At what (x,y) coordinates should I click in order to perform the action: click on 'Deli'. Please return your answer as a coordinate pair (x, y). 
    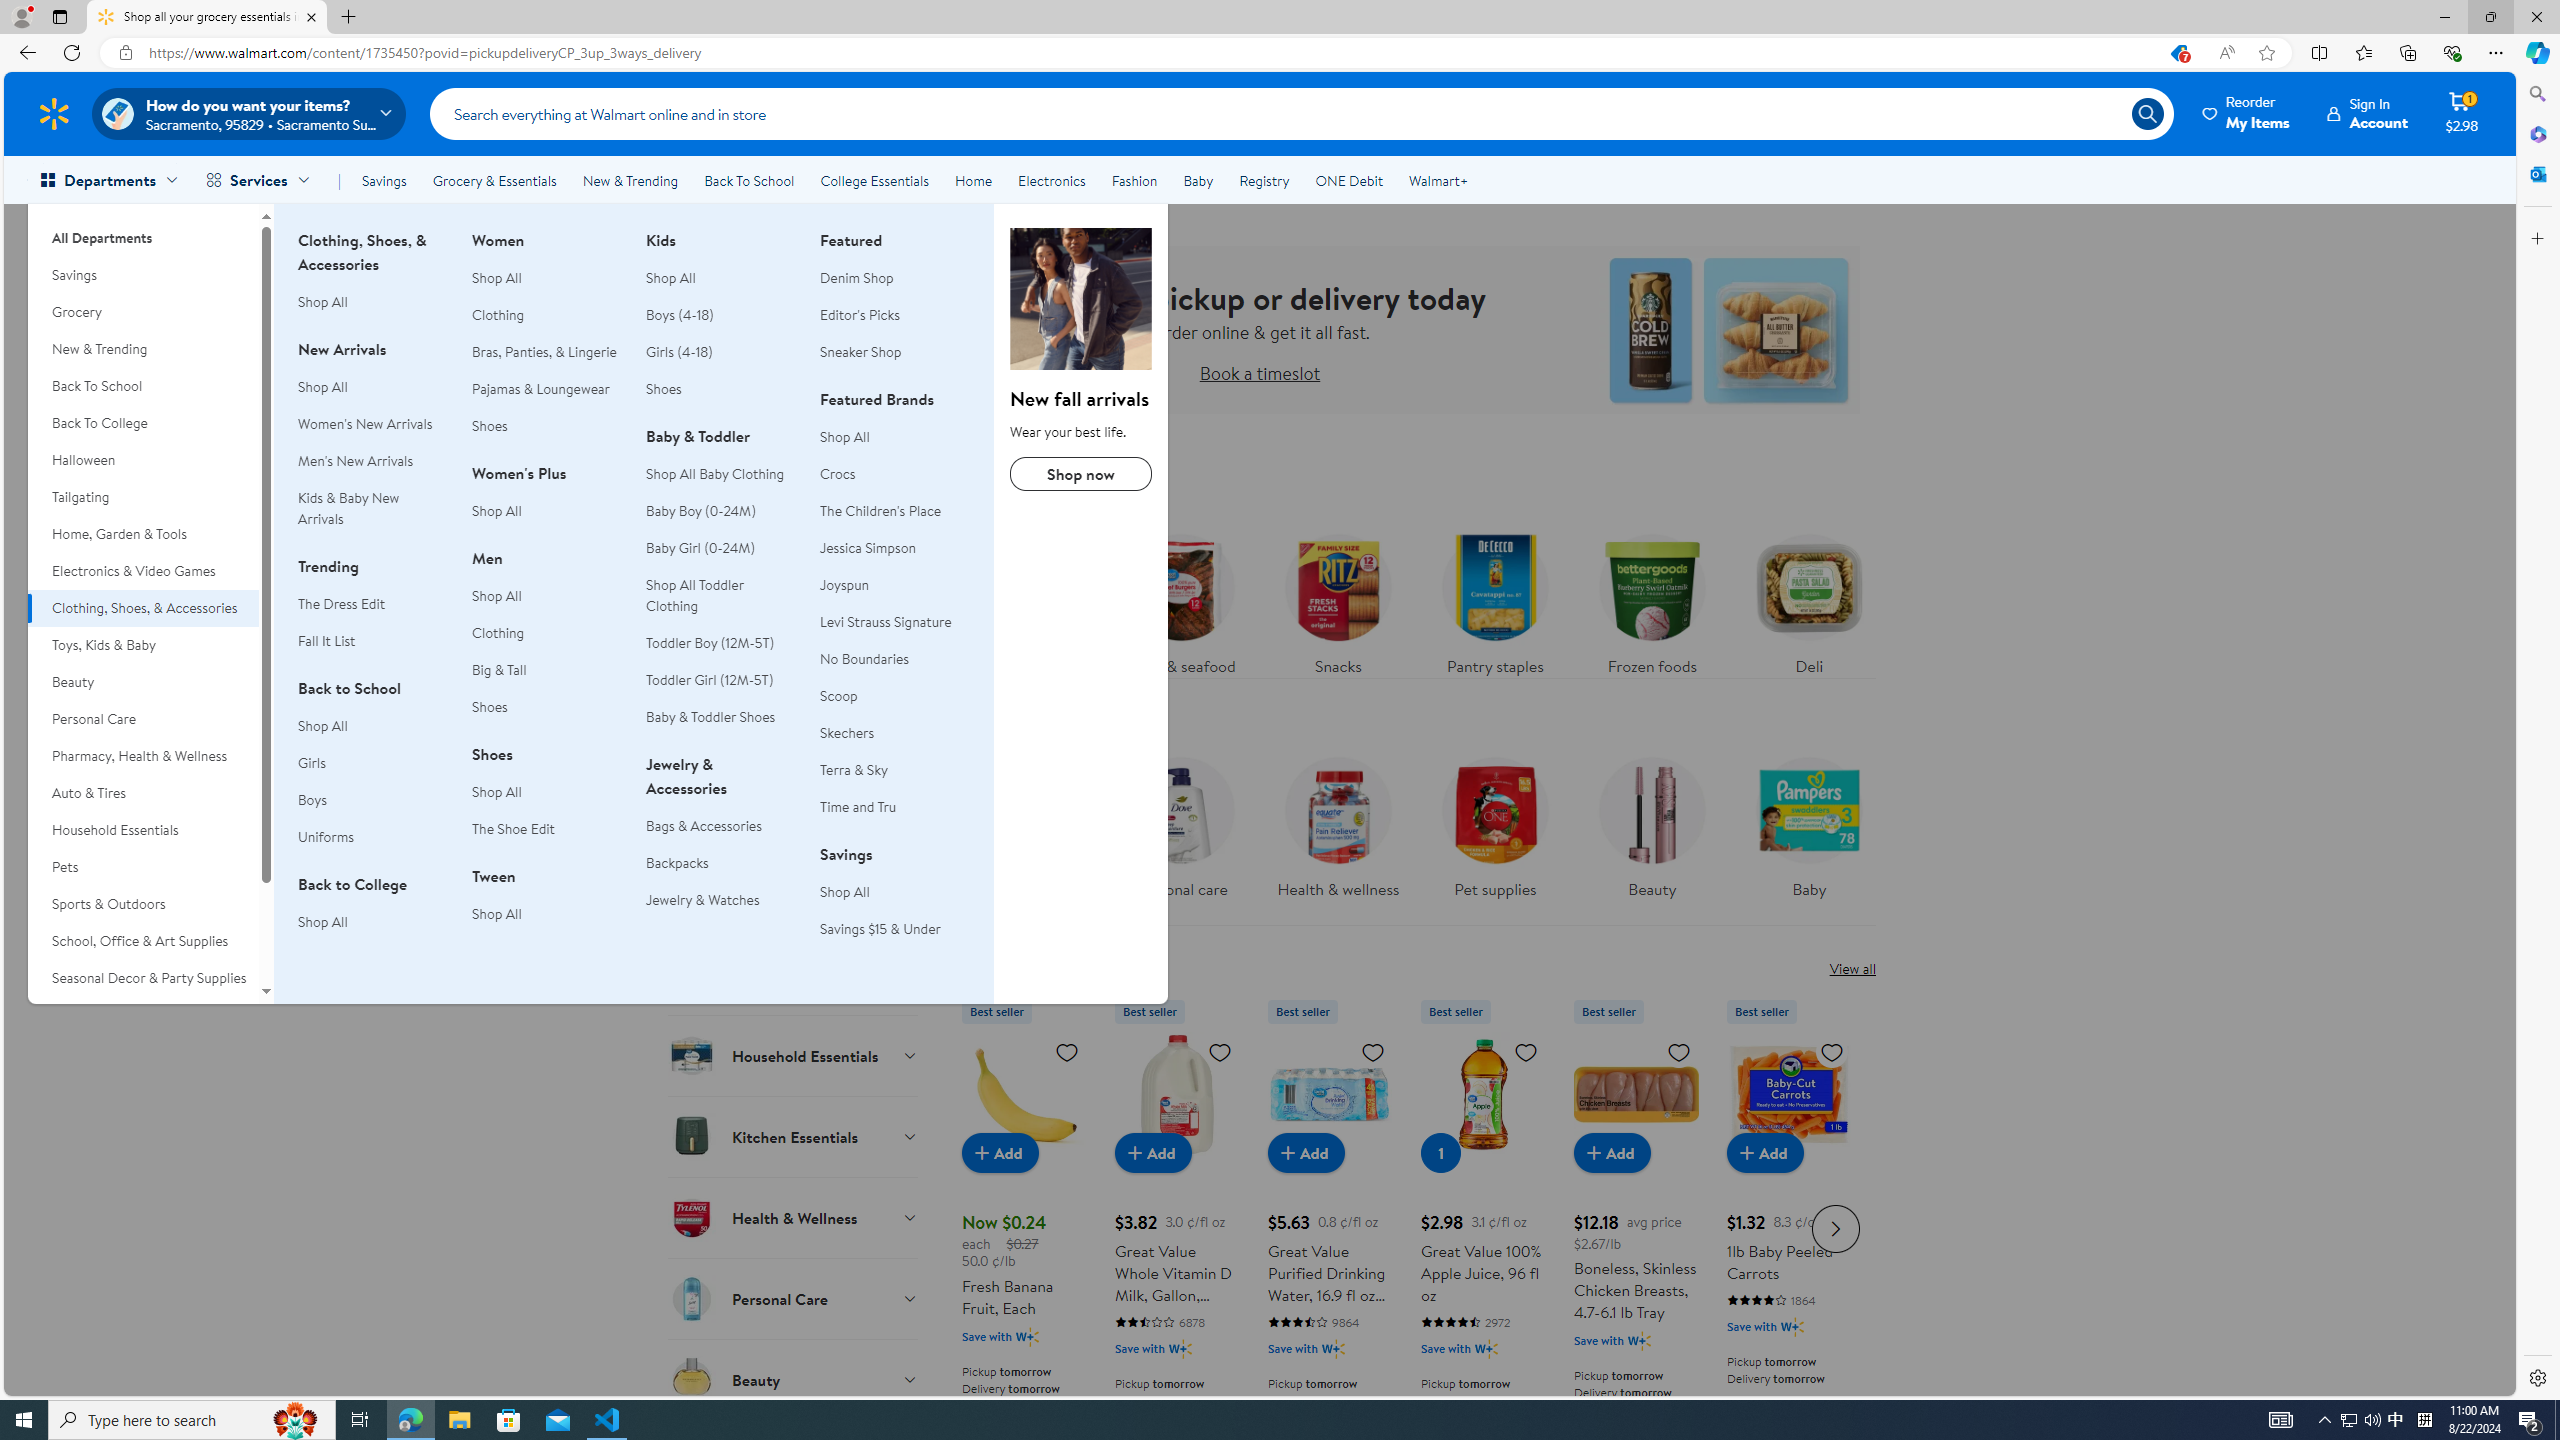
    Looking at the image, I should click on (1809, 598).